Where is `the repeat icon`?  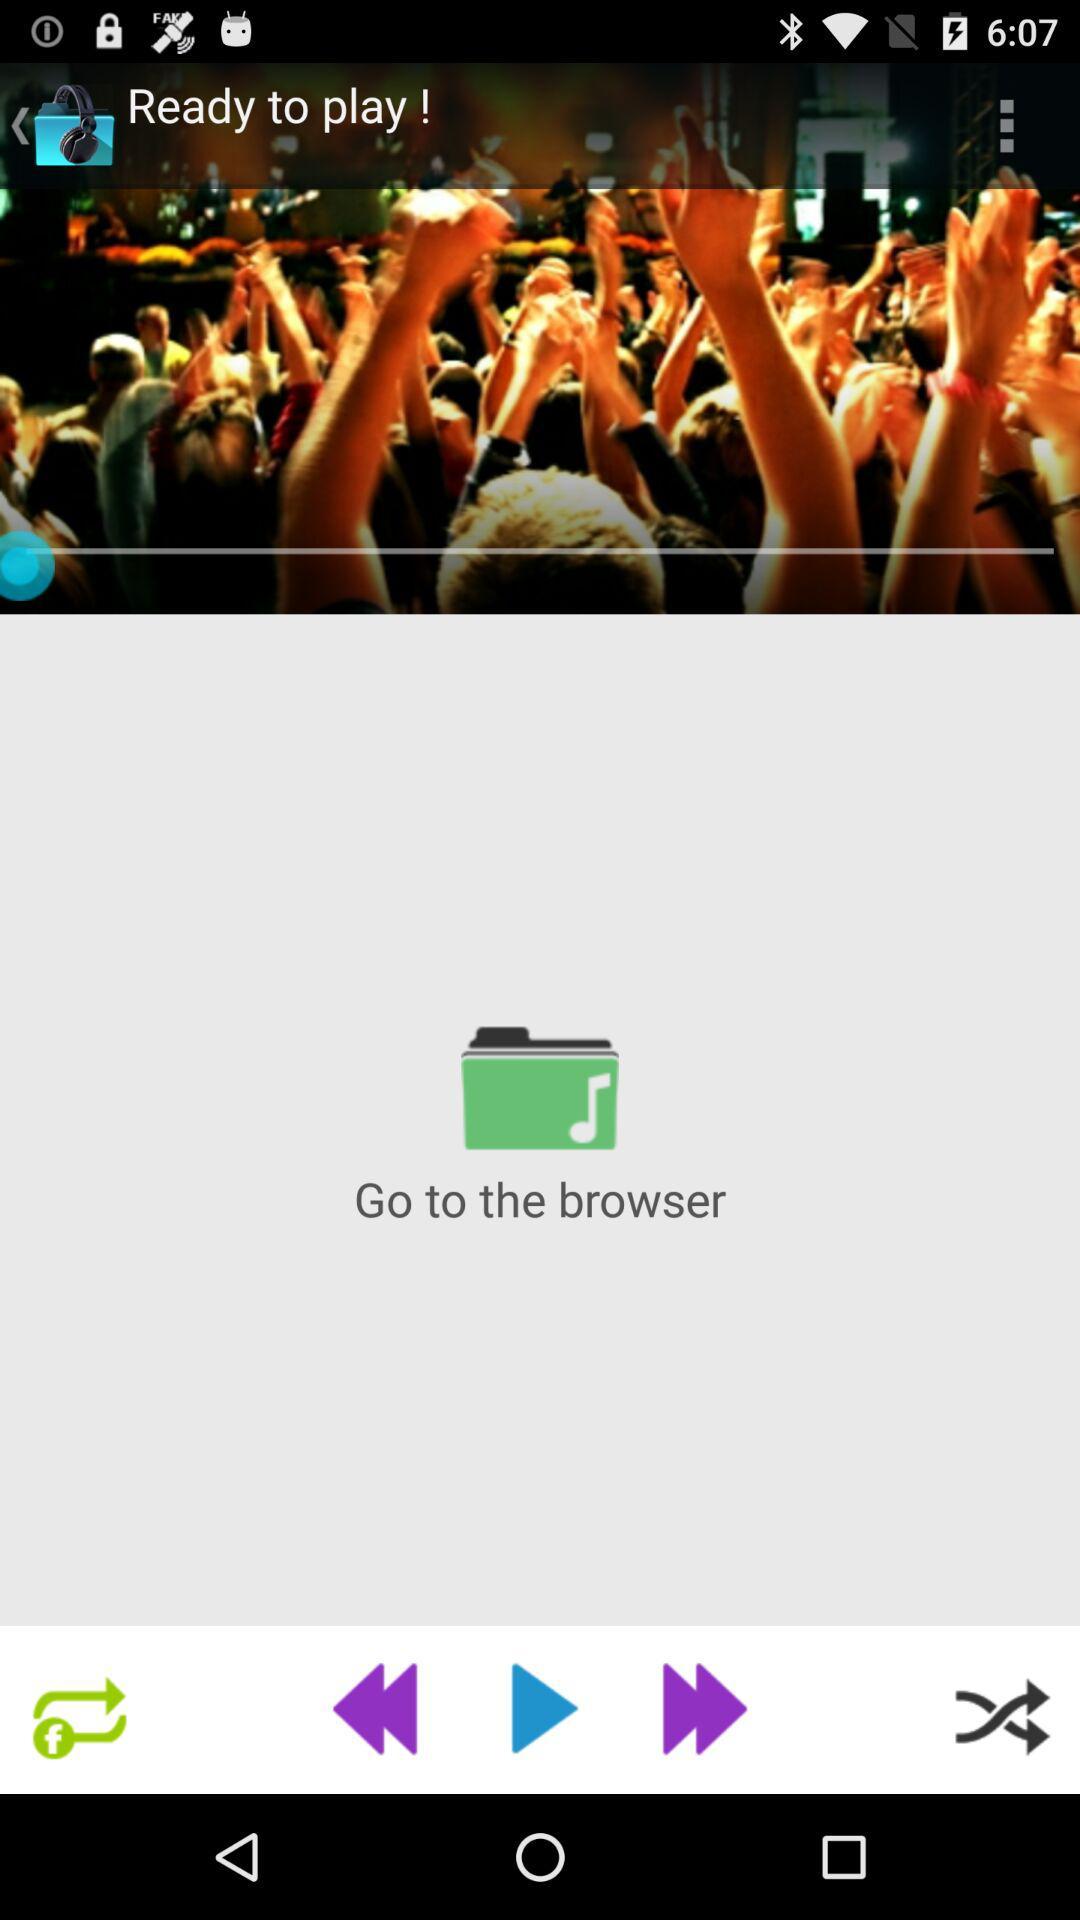 the repeat icon is located at coordinates (77, 1830).